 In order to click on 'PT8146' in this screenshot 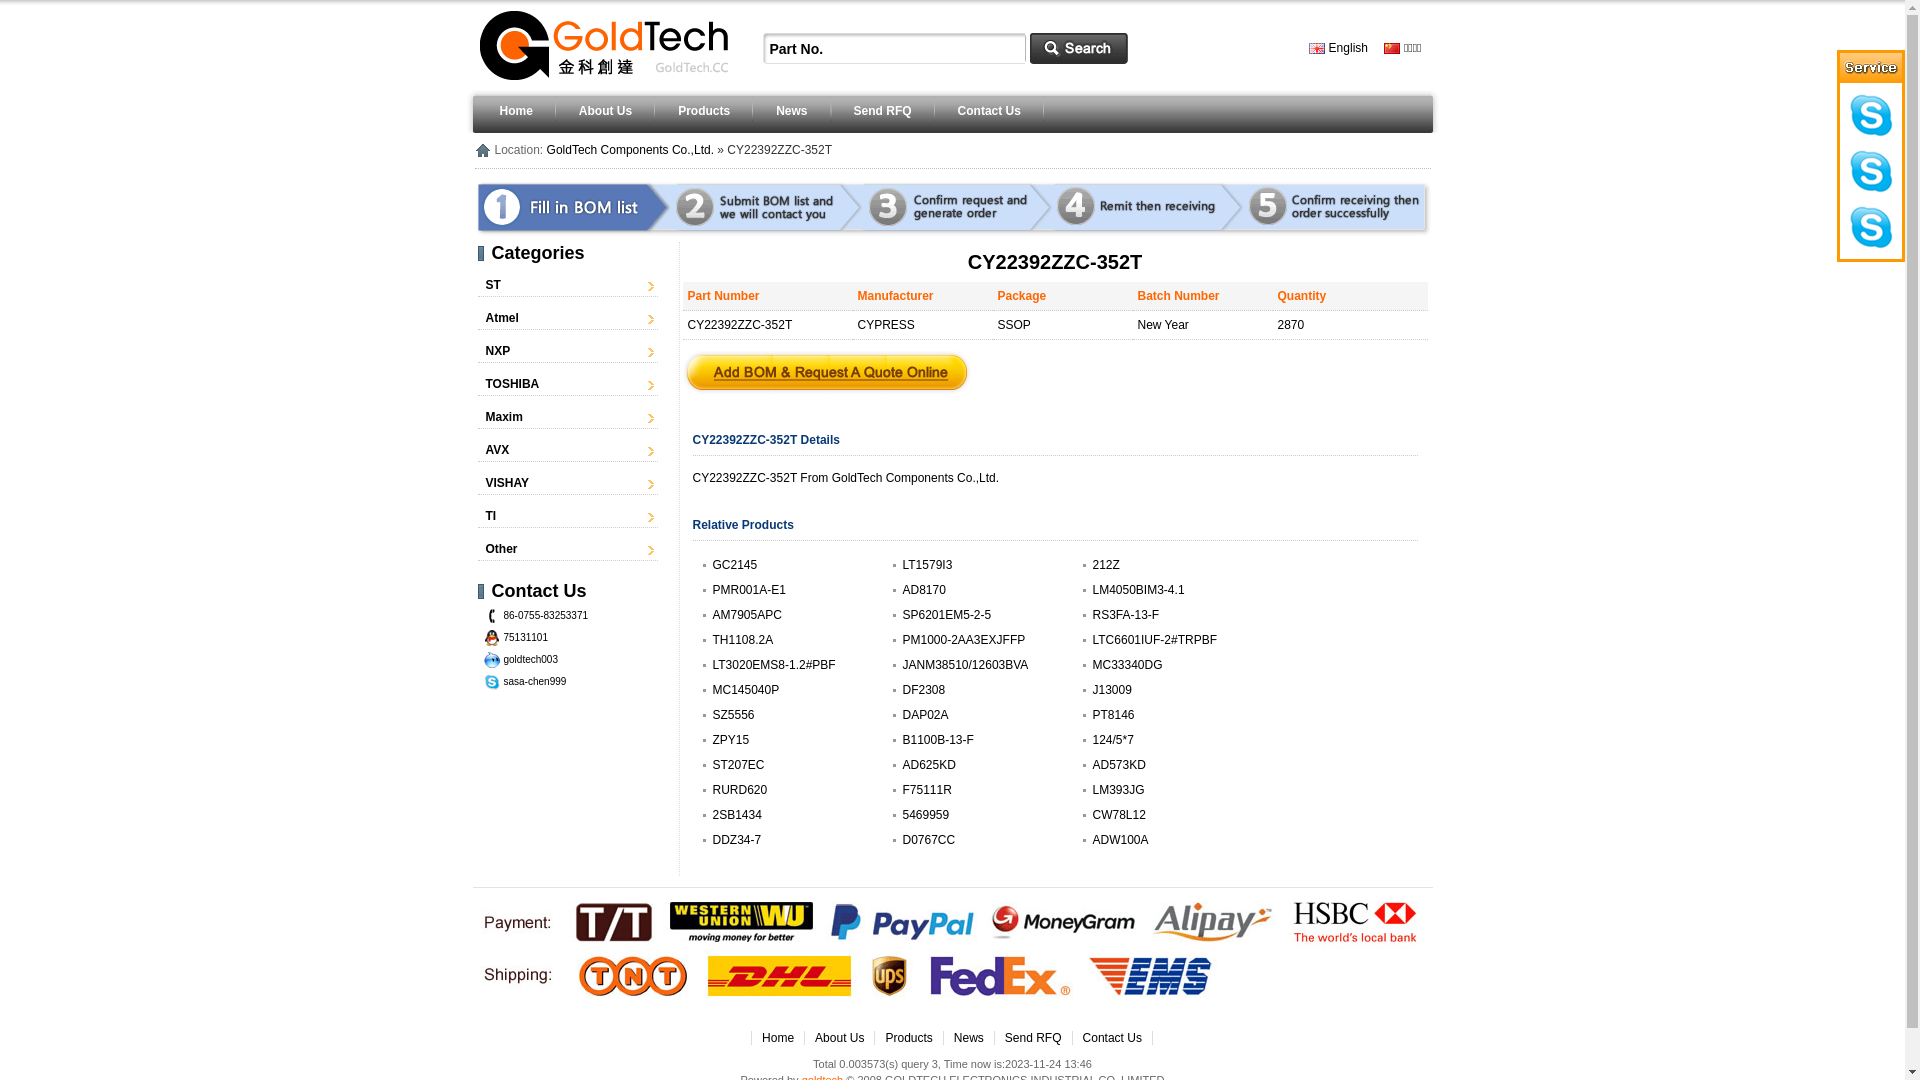, I will do `click(1112, 713)`.